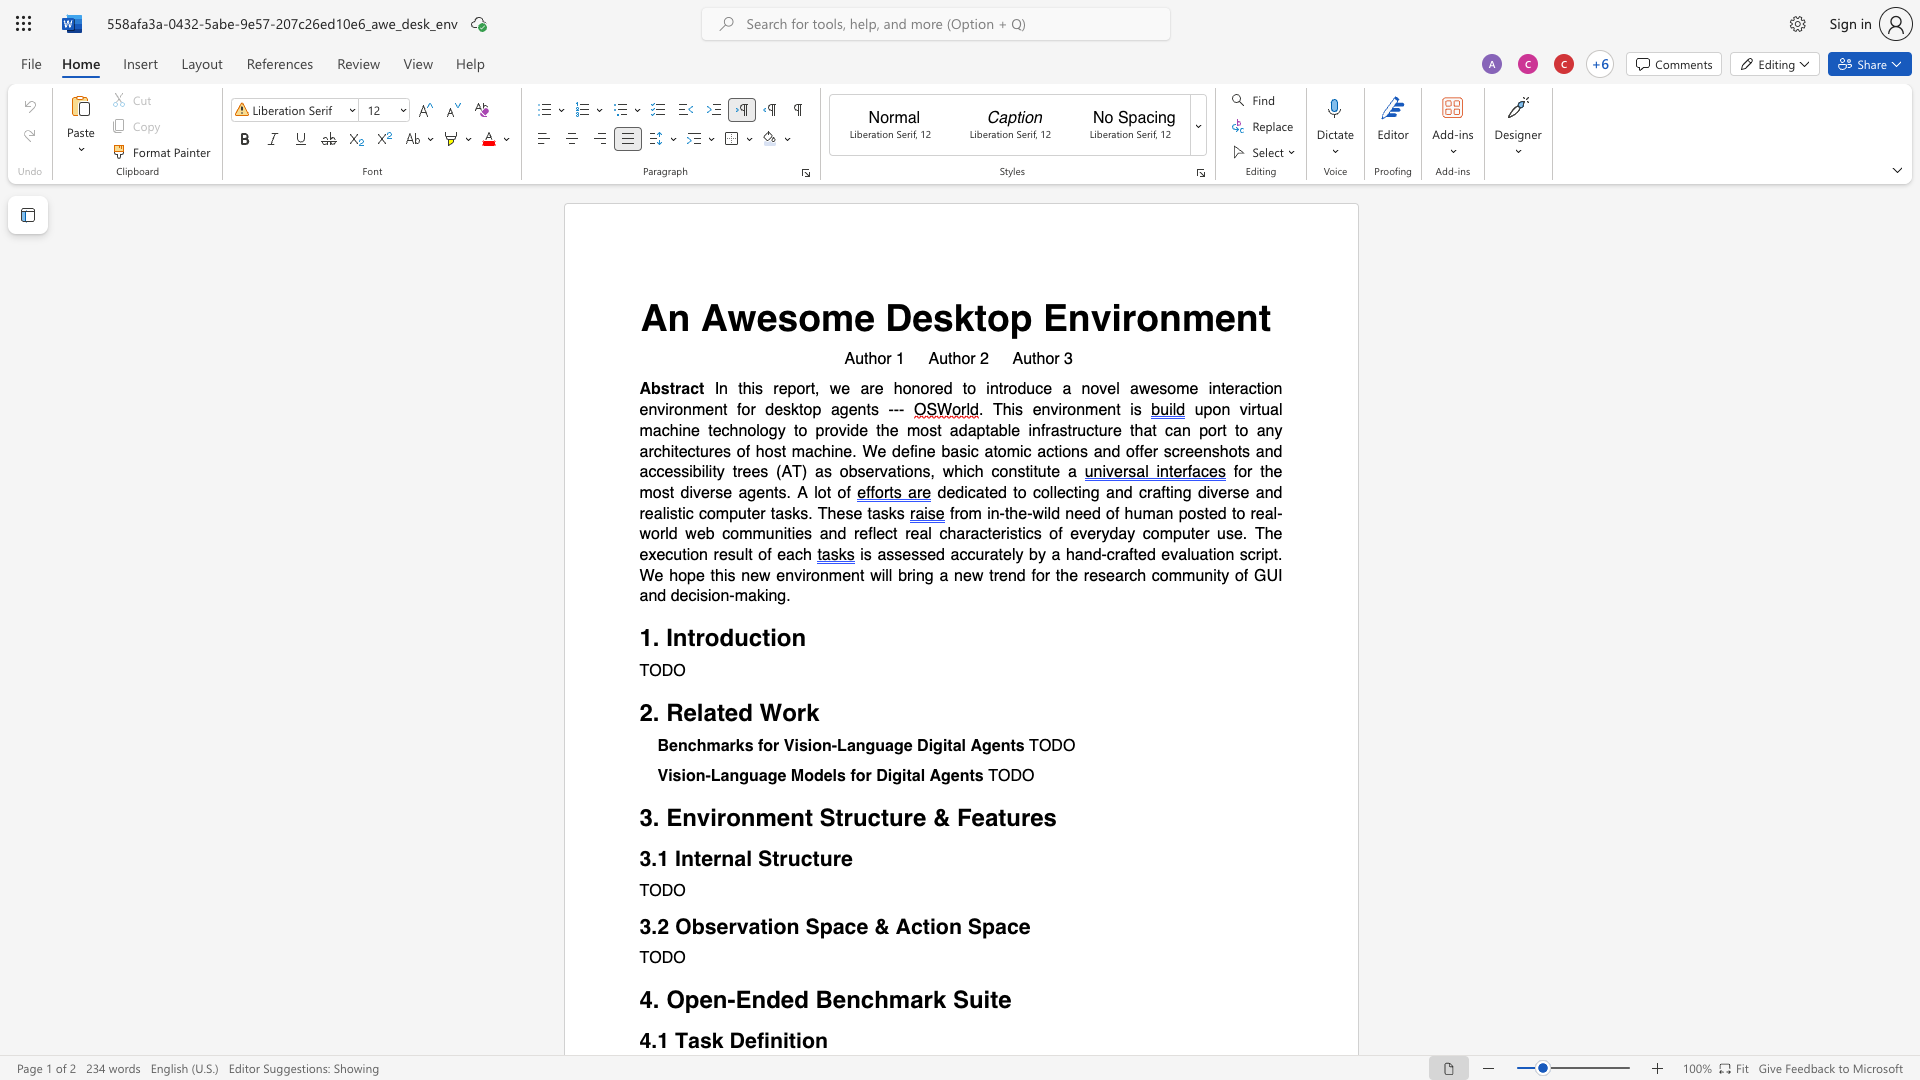 The height and width of the screenshot is (1080, 1920). What do you see at coordinates (700, 712) in the screenshot?
I see `the 1th character "l" in the text` at bounding box center [700, 712].